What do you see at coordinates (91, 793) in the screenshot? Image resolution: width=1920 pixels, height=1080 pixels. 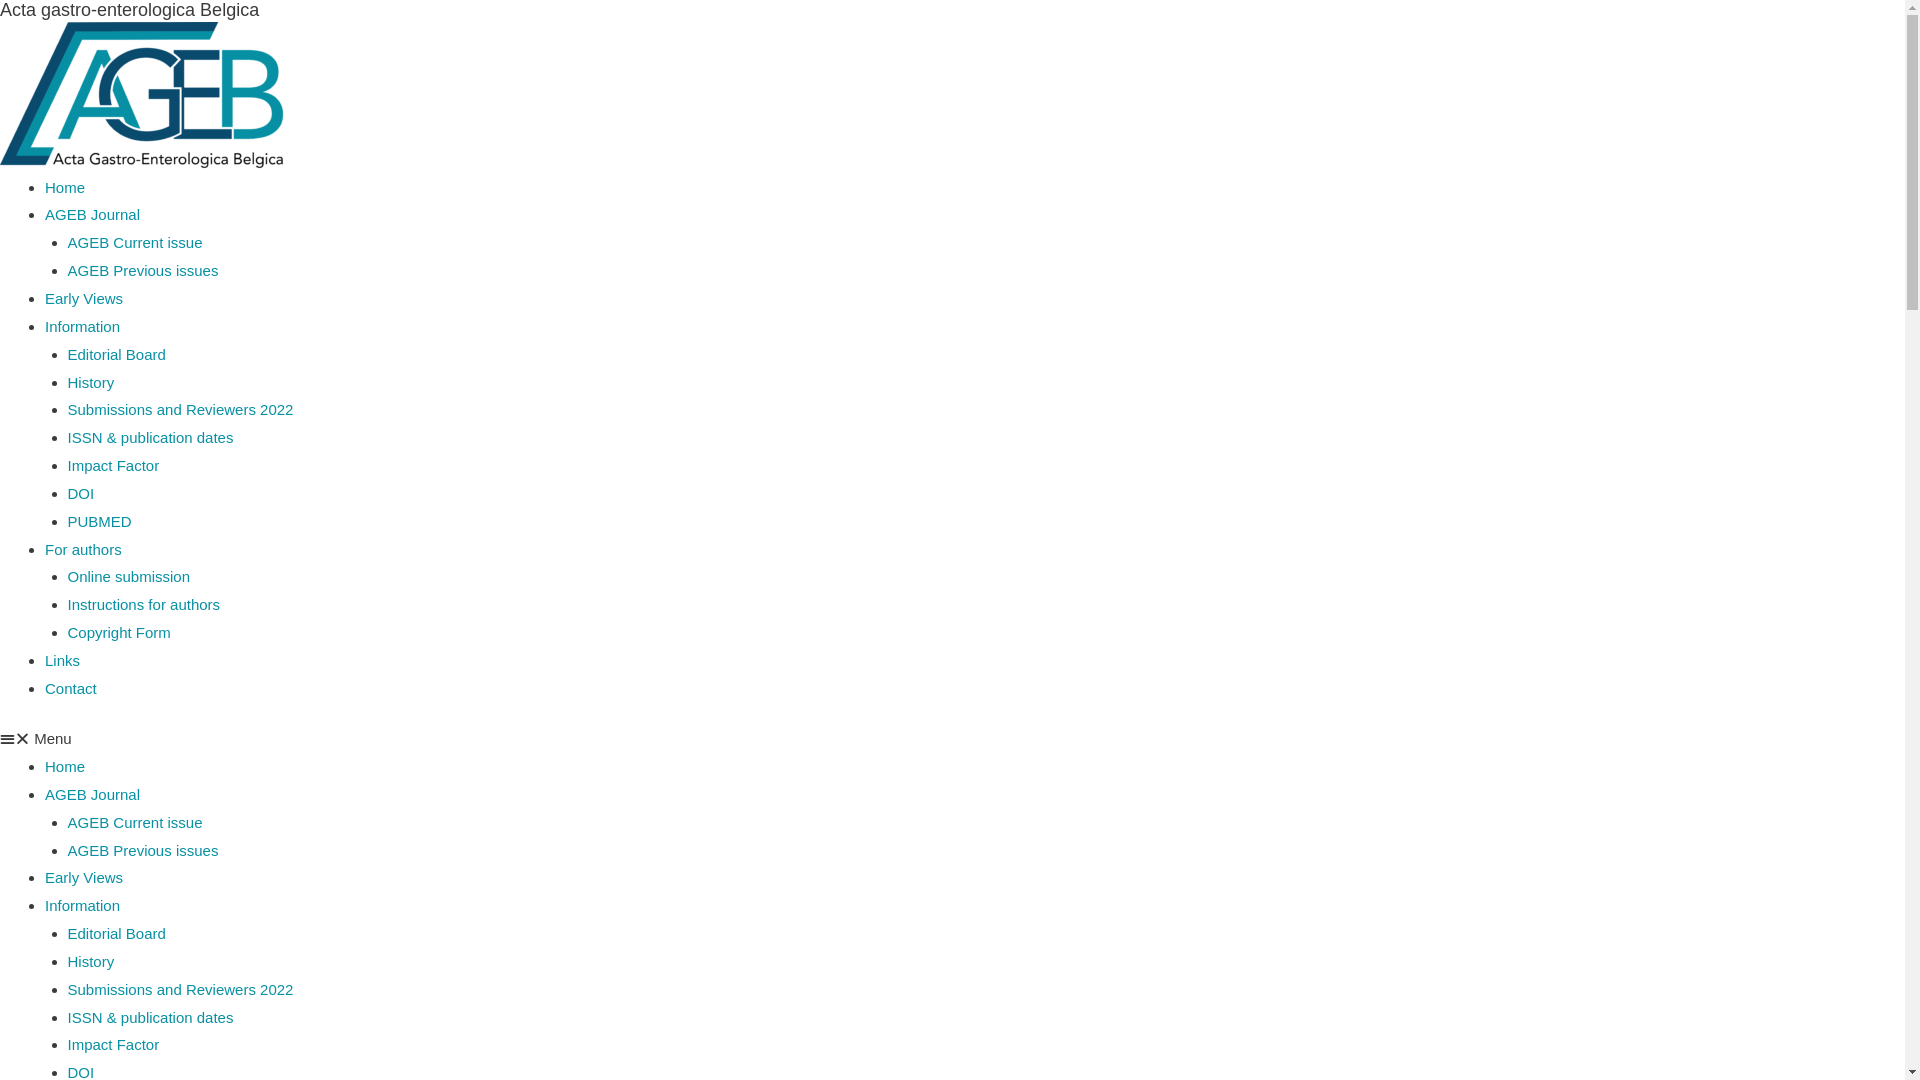 I see `'AGEB Journal'` at bounding box center [91, 793].